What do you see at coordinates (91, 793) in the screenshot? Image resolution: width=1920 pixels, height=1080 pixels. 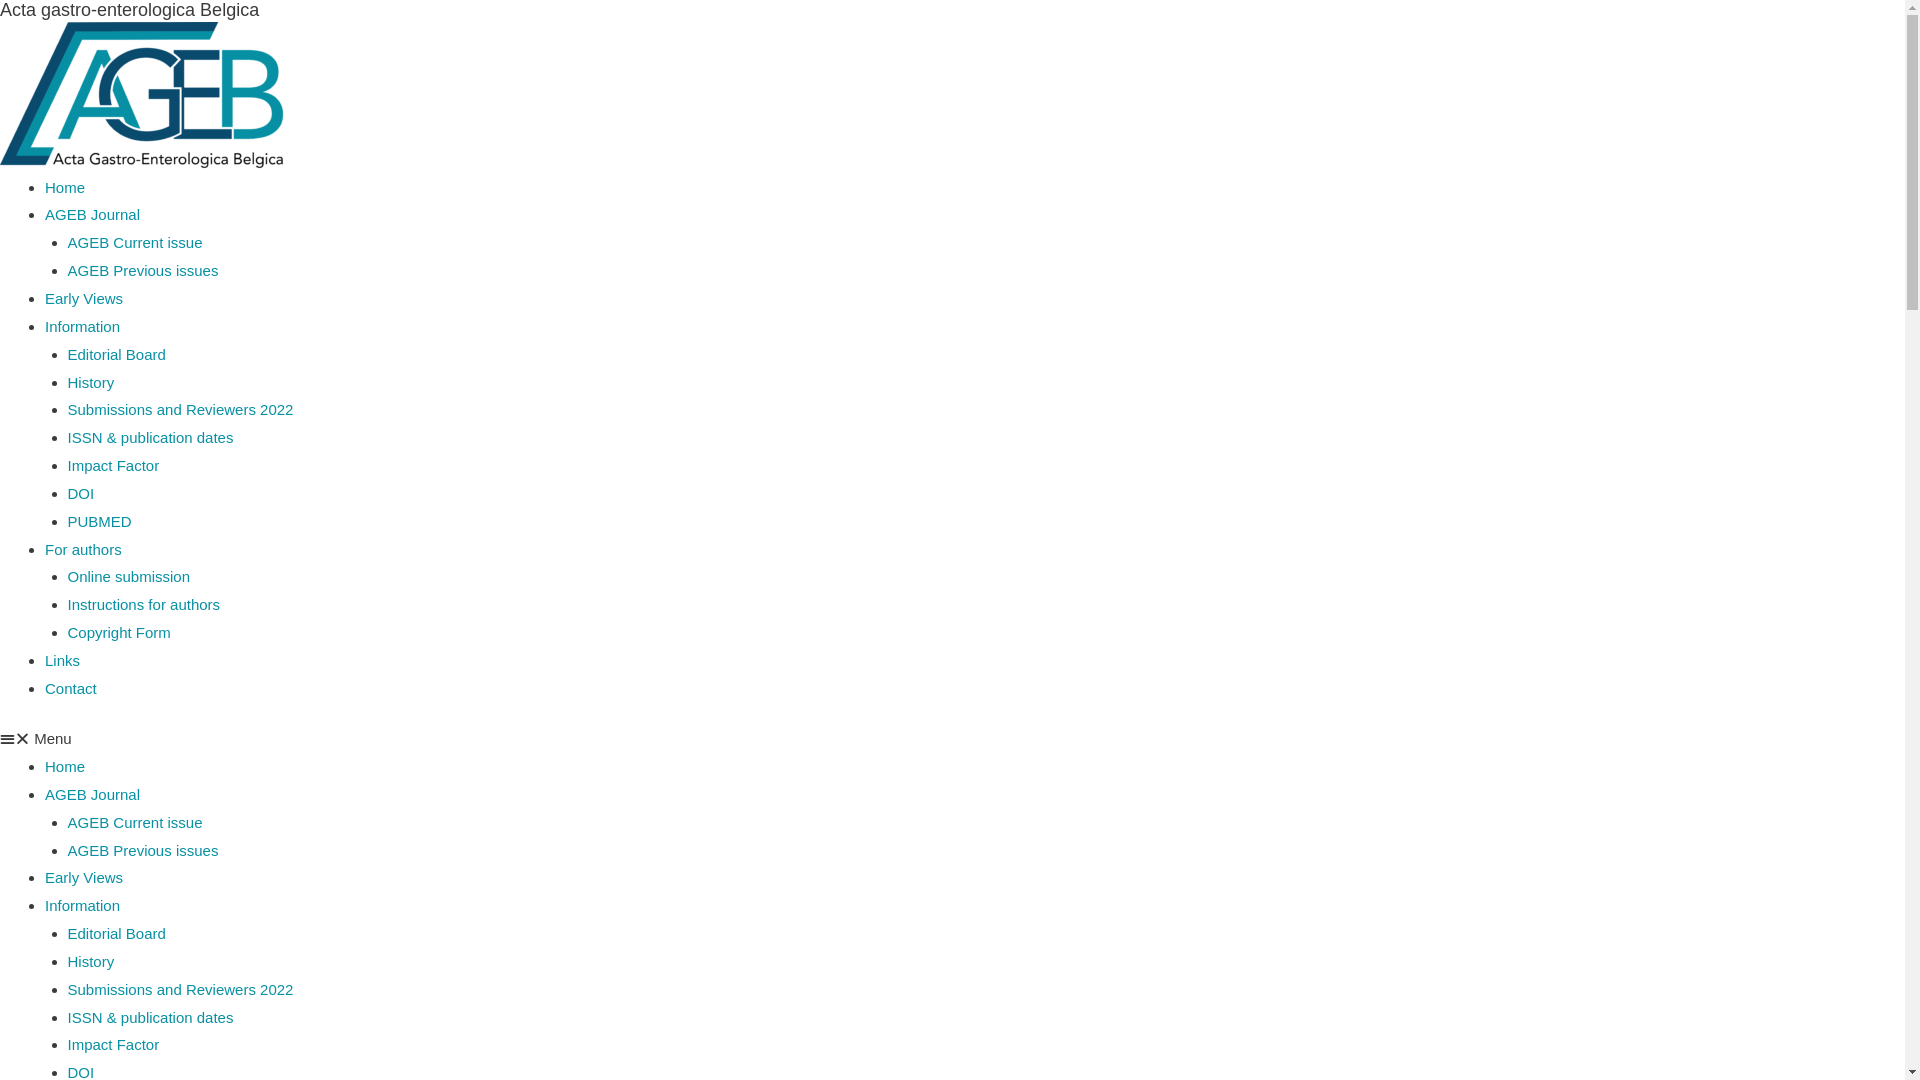 I see `'AGEB Journal'` at bounding box center [91, 793].